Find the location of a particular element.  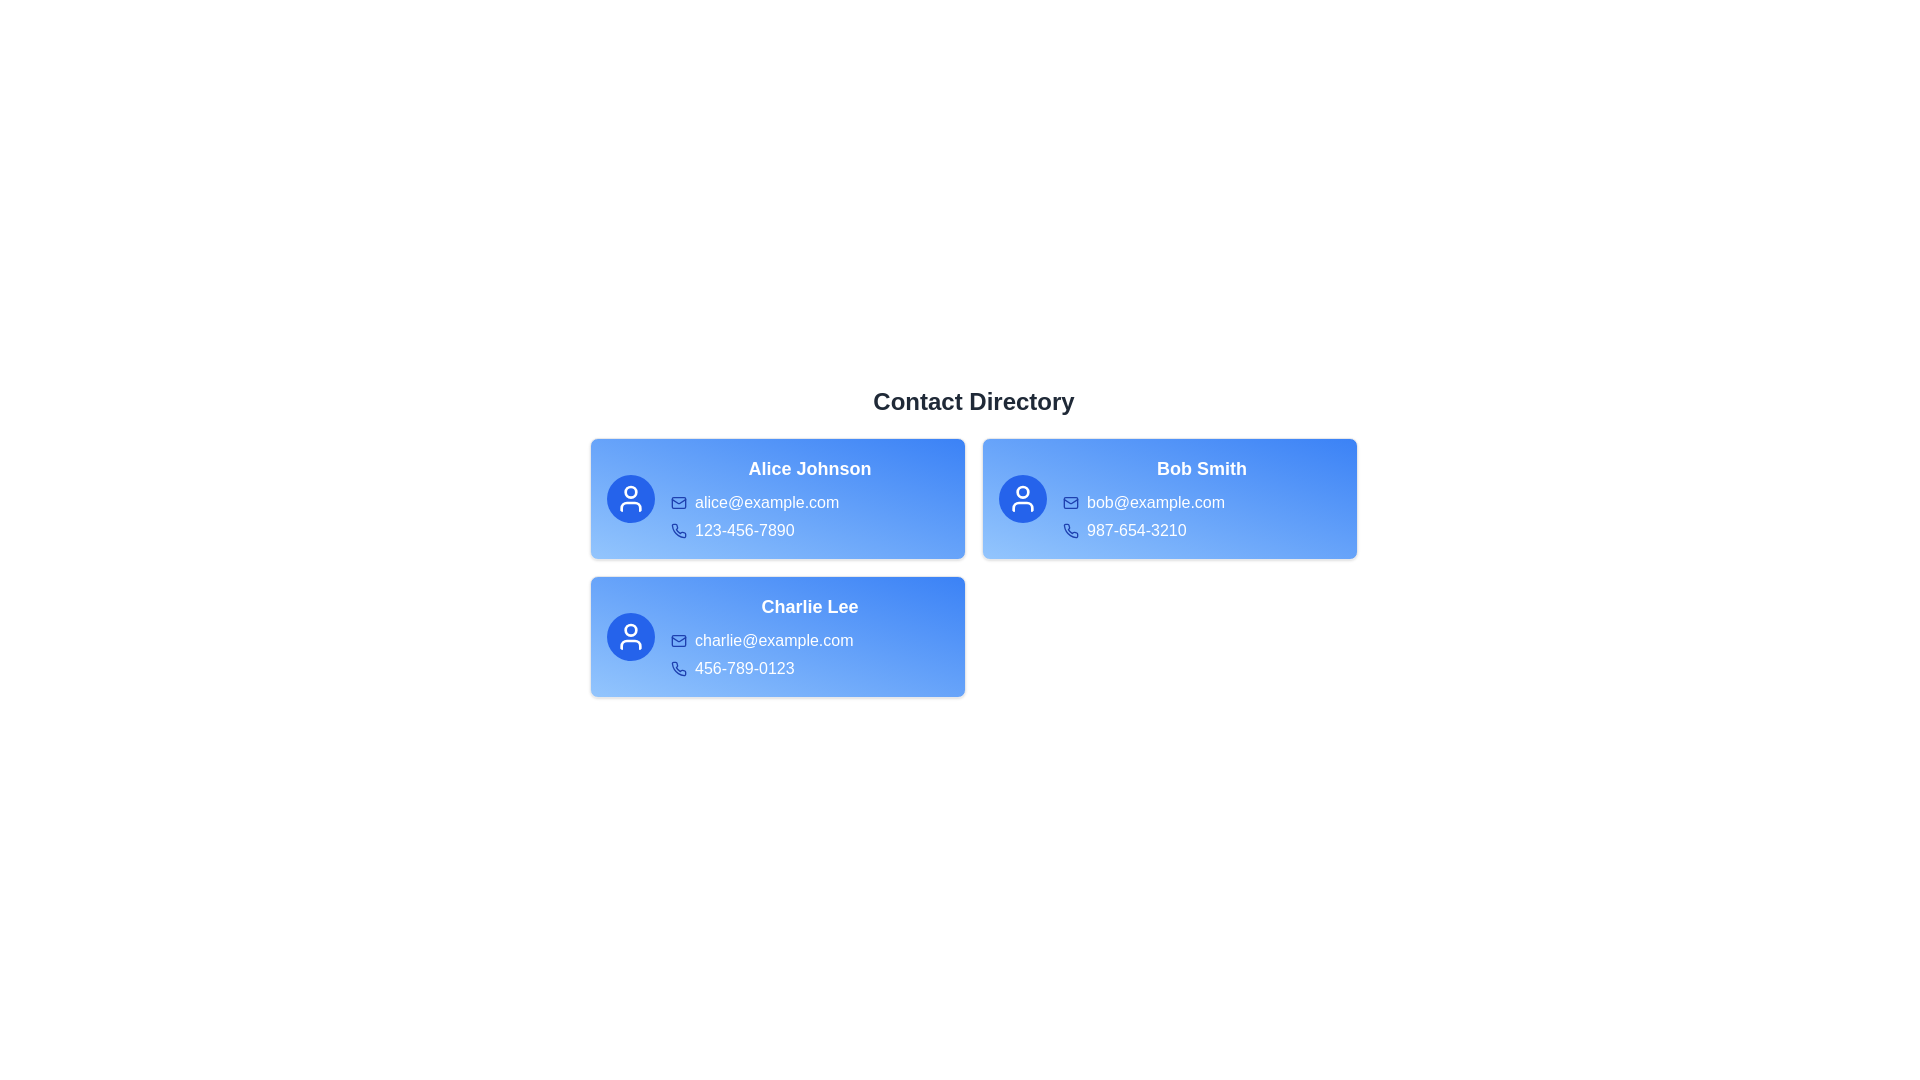

the contact card for Alice Johnson is located at coordinates (776, 497).